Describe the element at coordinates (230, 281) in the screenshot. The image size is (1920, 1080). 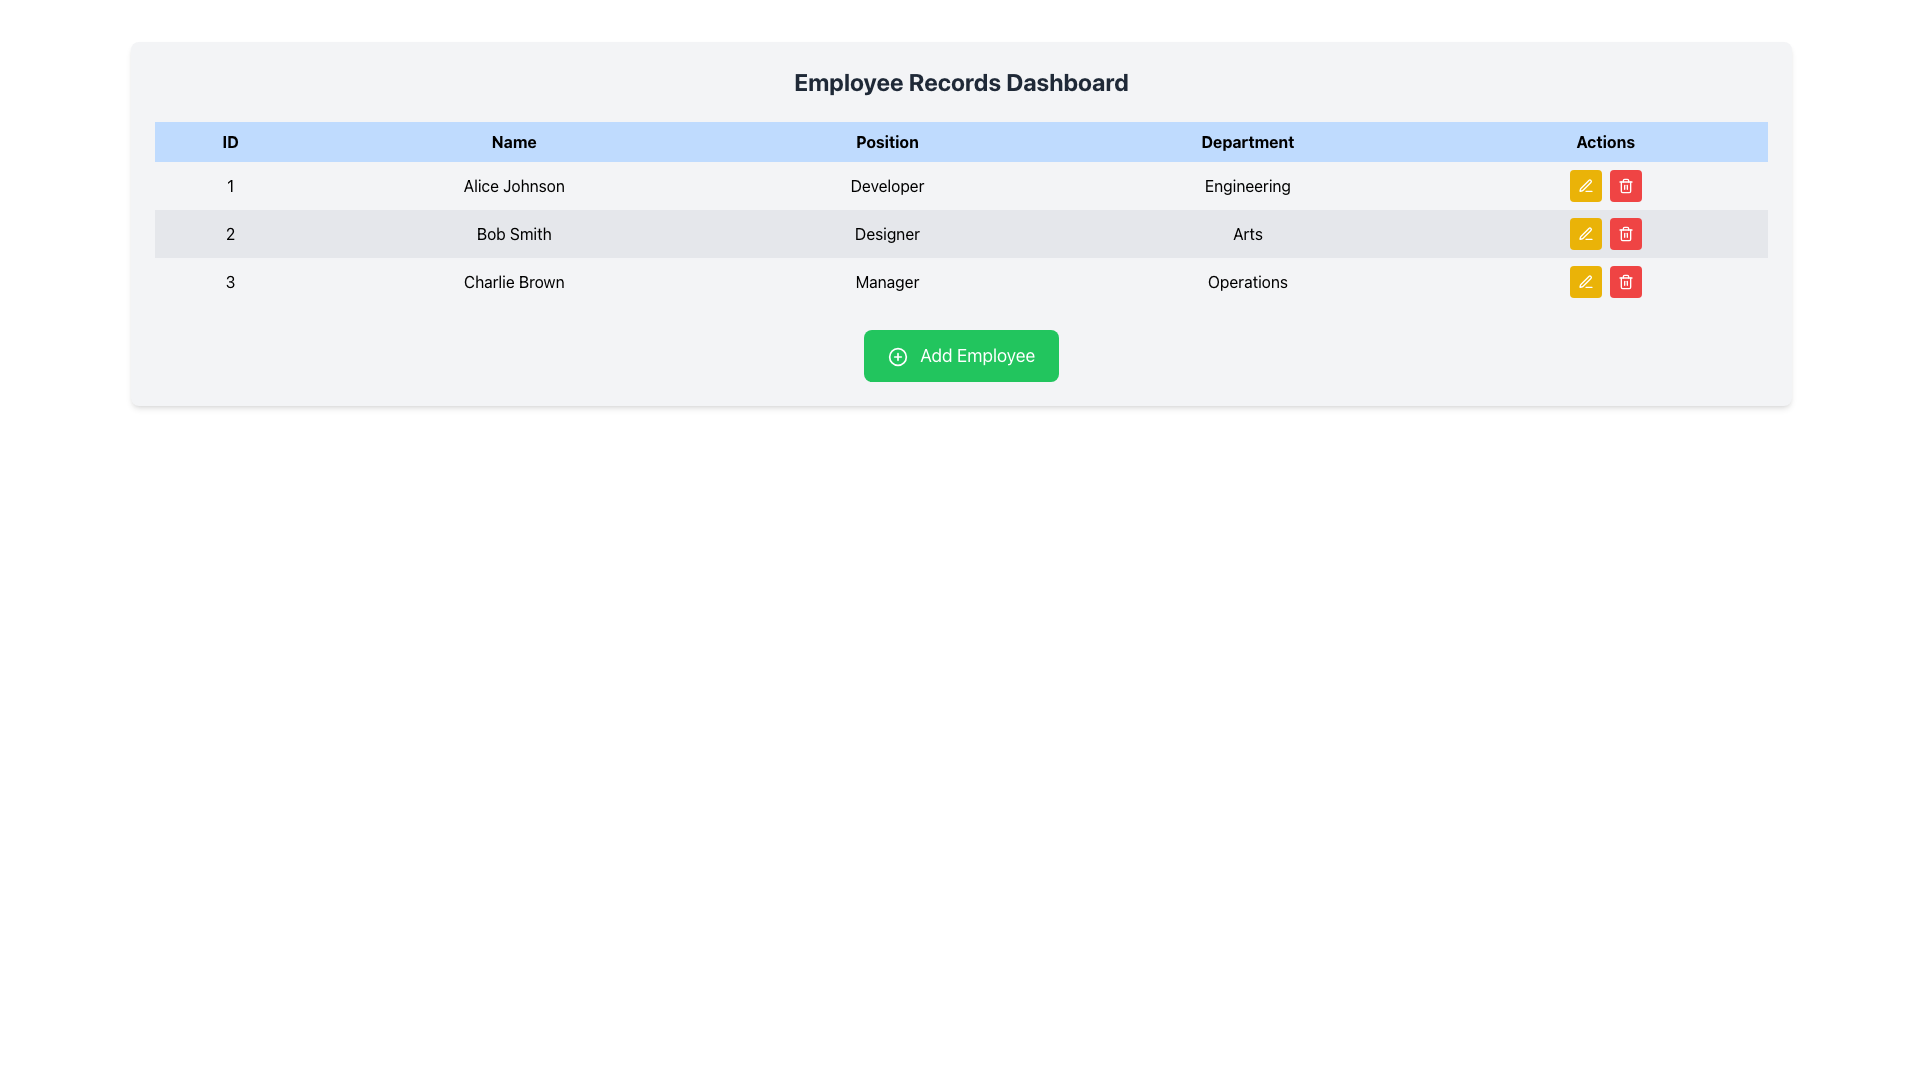
I see `the numerical identifier '3' which is styled in bold and centered, located in the first column of the row corresponding to 'Charlie Brown' in the table` at that location.